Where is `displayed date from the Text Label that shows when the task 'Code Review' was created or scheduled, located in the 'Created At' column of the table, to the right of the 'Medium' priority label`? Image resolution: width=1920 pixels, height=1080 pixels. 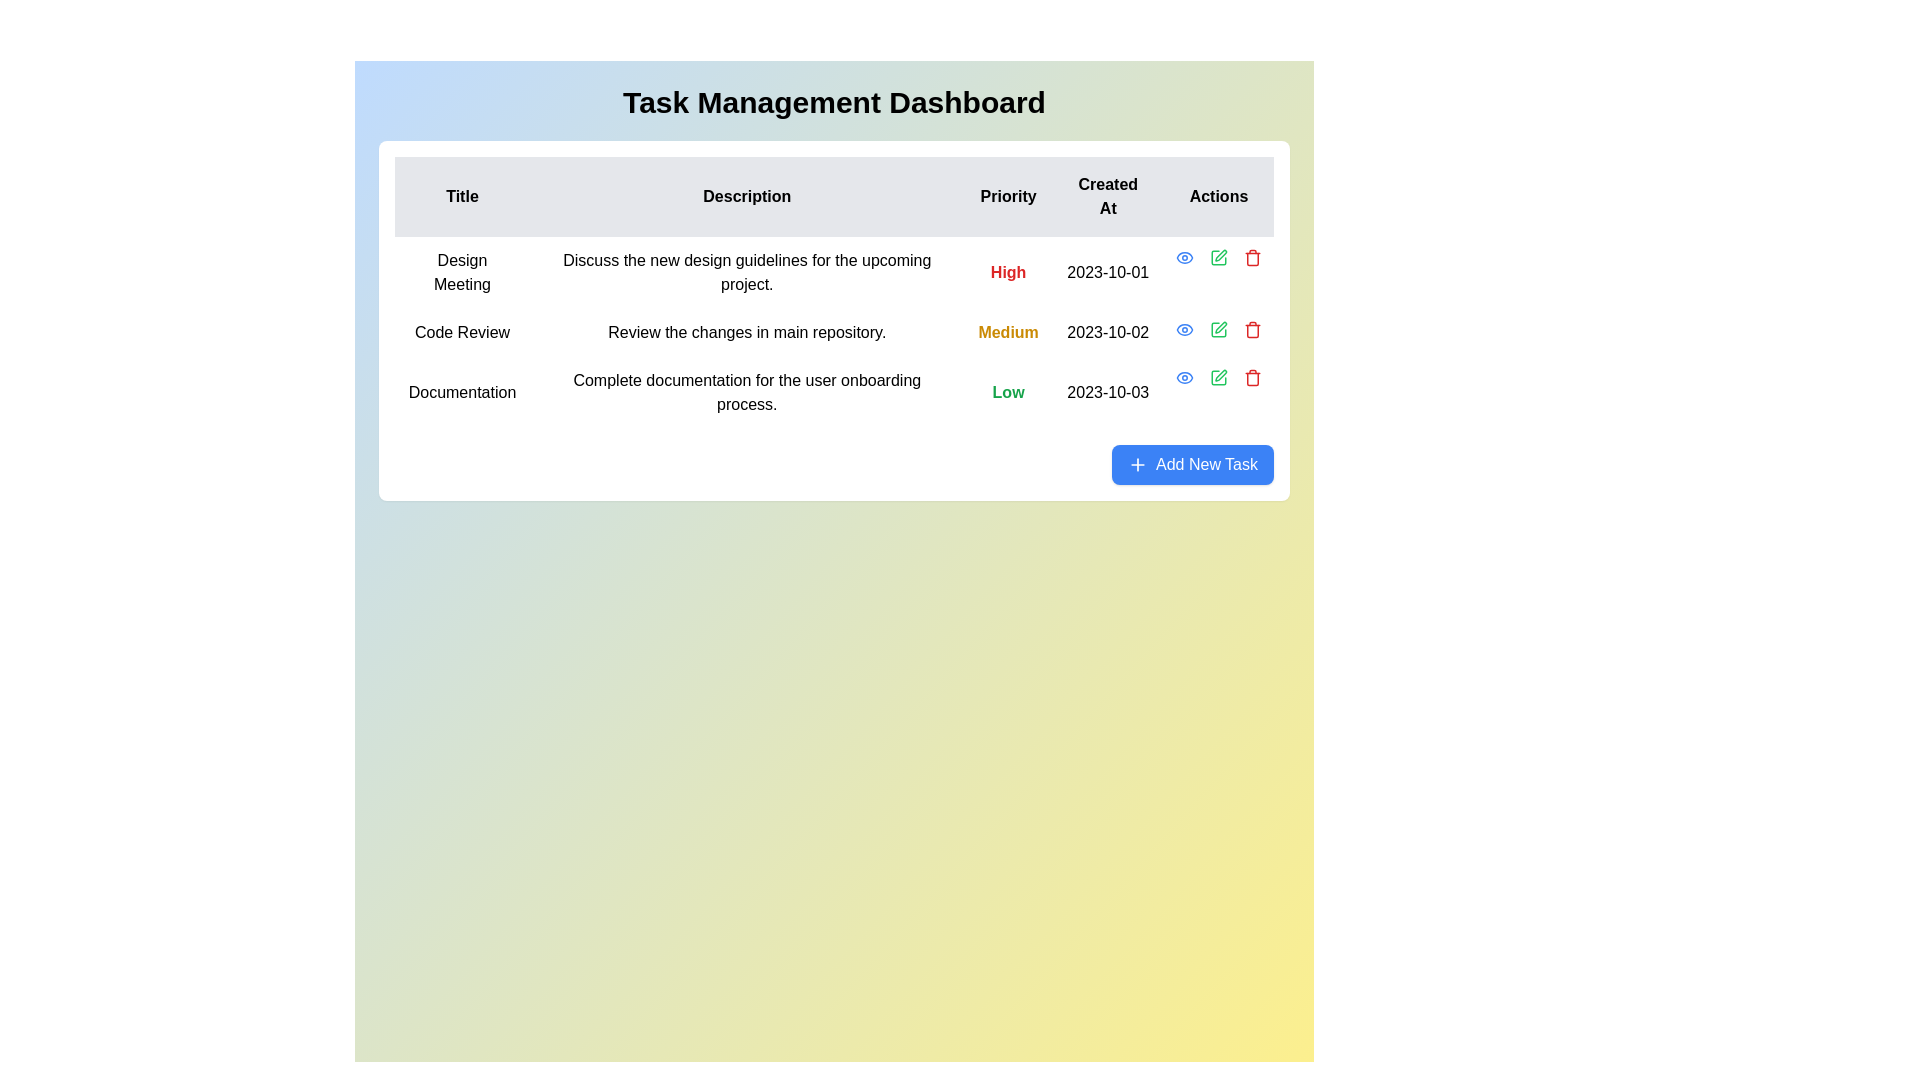
displayed date from the Text Label that shows when the task 'Code Review' was created or scheduled, located in the 'Created At' column of the table, to the right of the 'Medium' priority label is located at coordinates (1107, 331).